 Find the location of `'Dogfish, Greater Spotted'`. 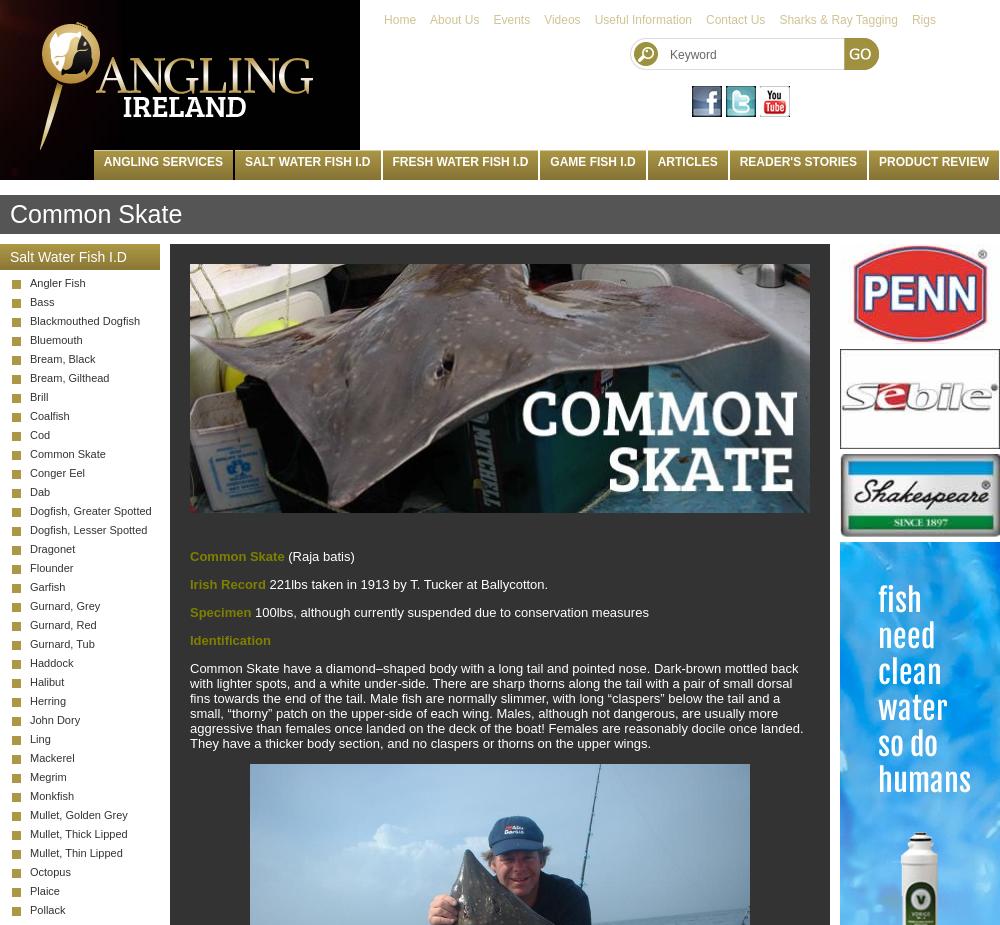

'Dogfish, Greater Spotted' is located at coordinates (30, 510).